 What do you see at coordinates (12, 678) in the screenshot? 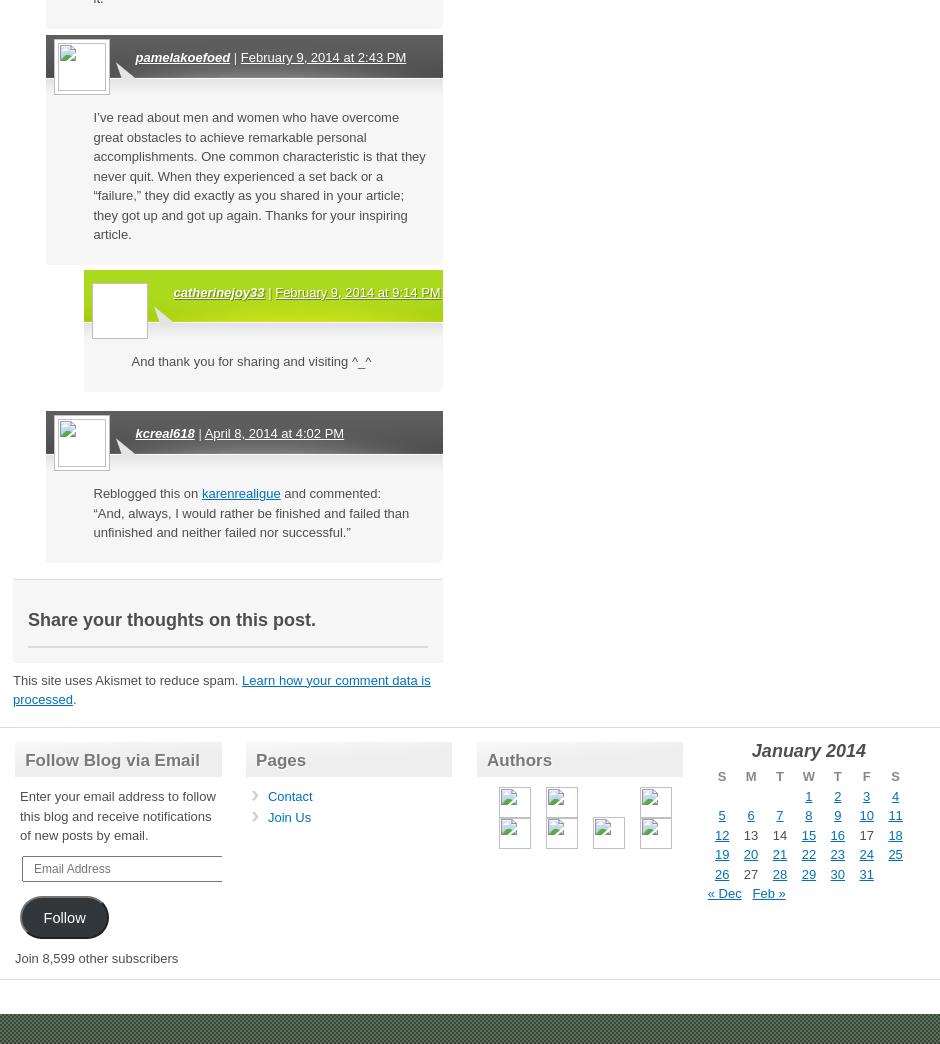
I see `'This site uses Akismet to reduce spam.'` at bounding box center [12, 678].